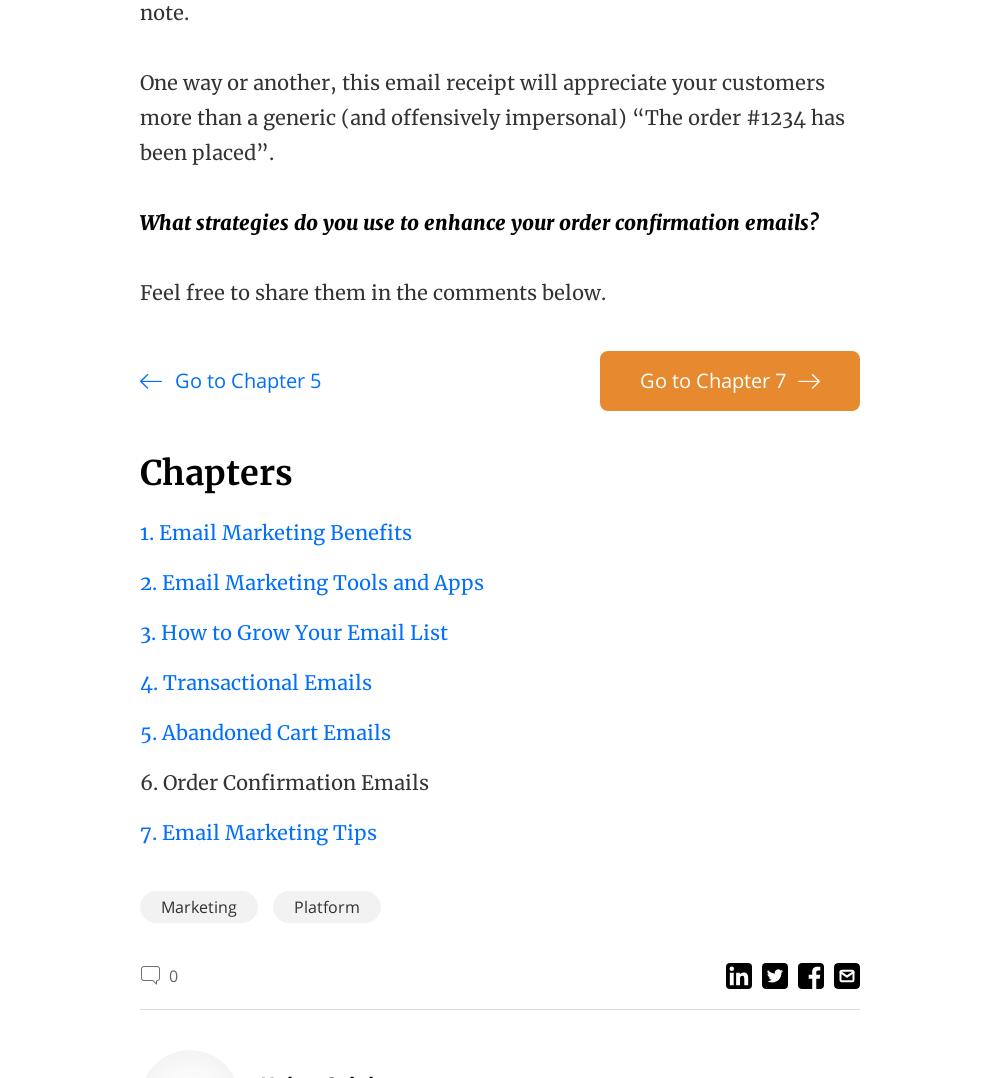  Describe the element at coordinates (140, 682) in the screenshot. I see `'4. Transactional Emails'` at that location.